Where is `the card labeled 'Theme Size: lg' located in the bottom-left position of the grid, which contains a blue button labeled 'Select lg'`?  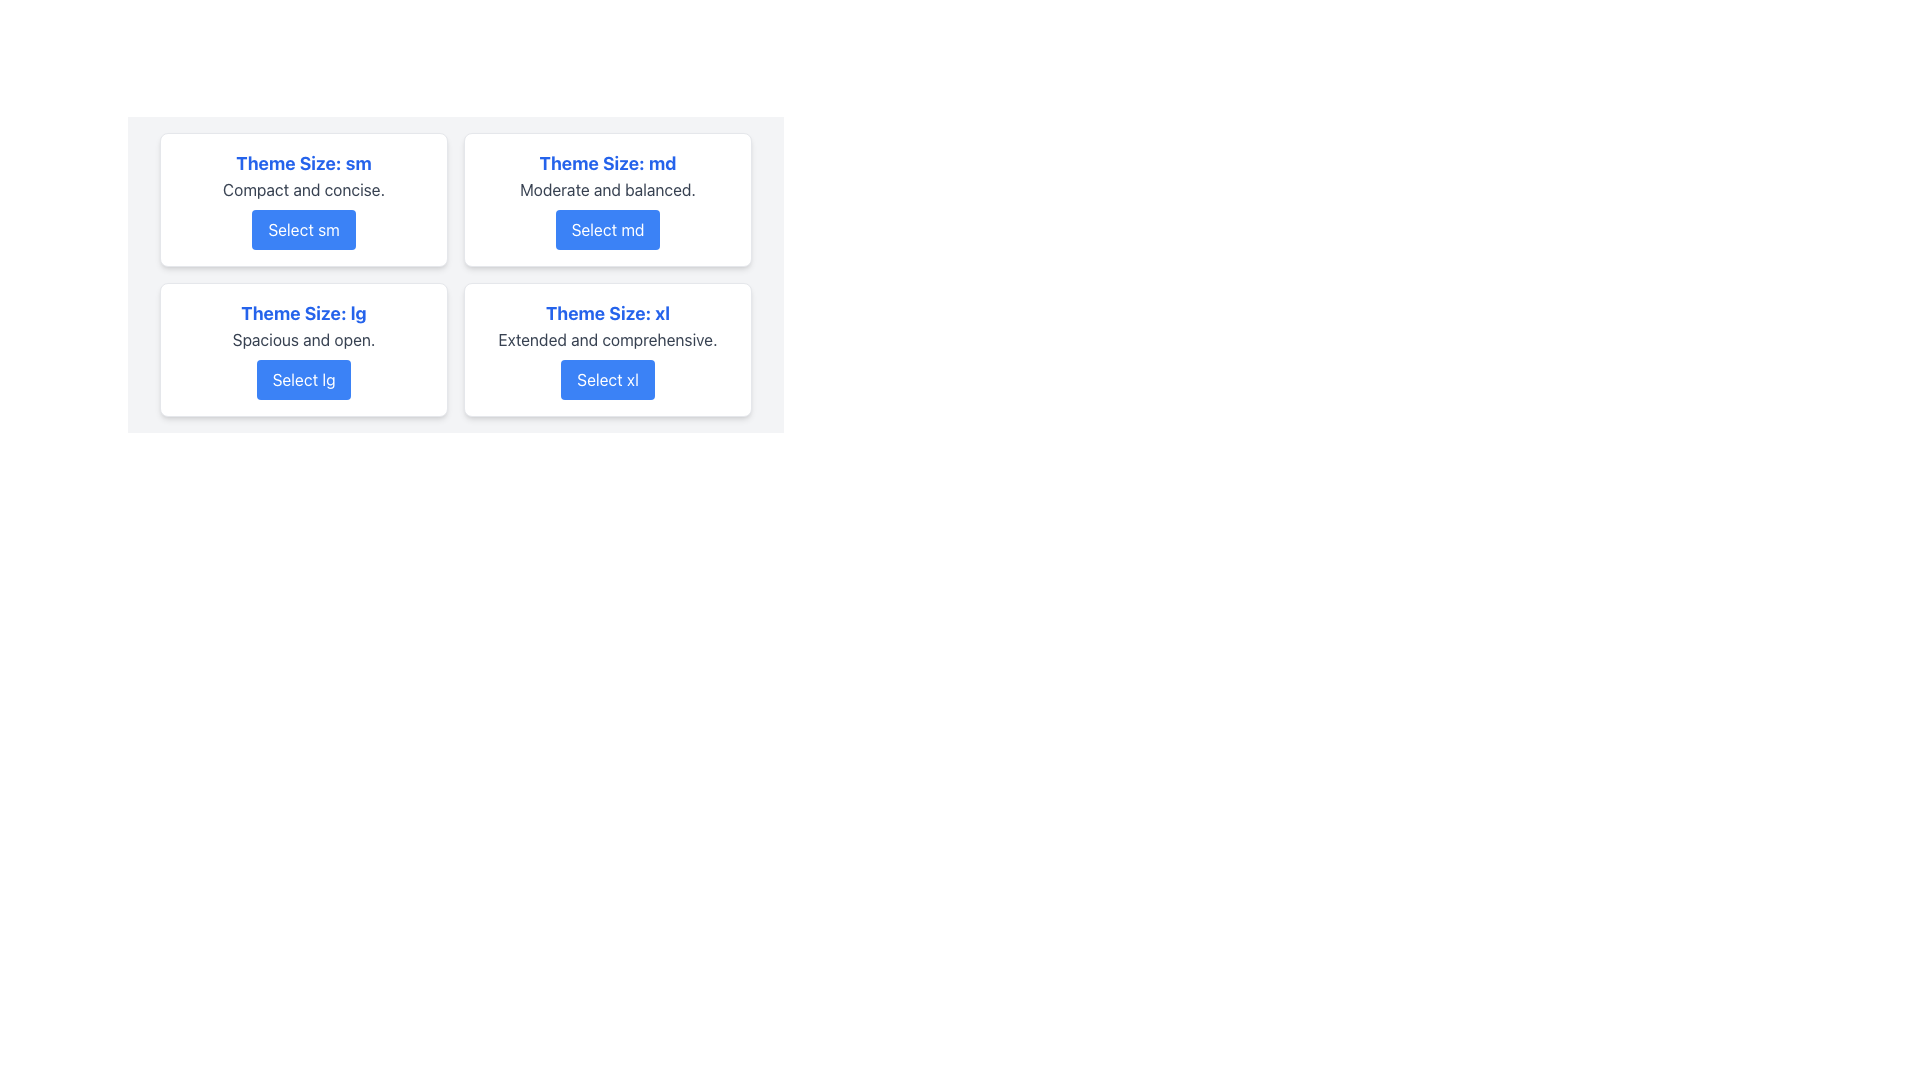
the card labeled 'Theme Size: lg' located in the bottom-left position of the grid, which contains a blue button labeled 'Select lg' is located at coordinates (302, 349).